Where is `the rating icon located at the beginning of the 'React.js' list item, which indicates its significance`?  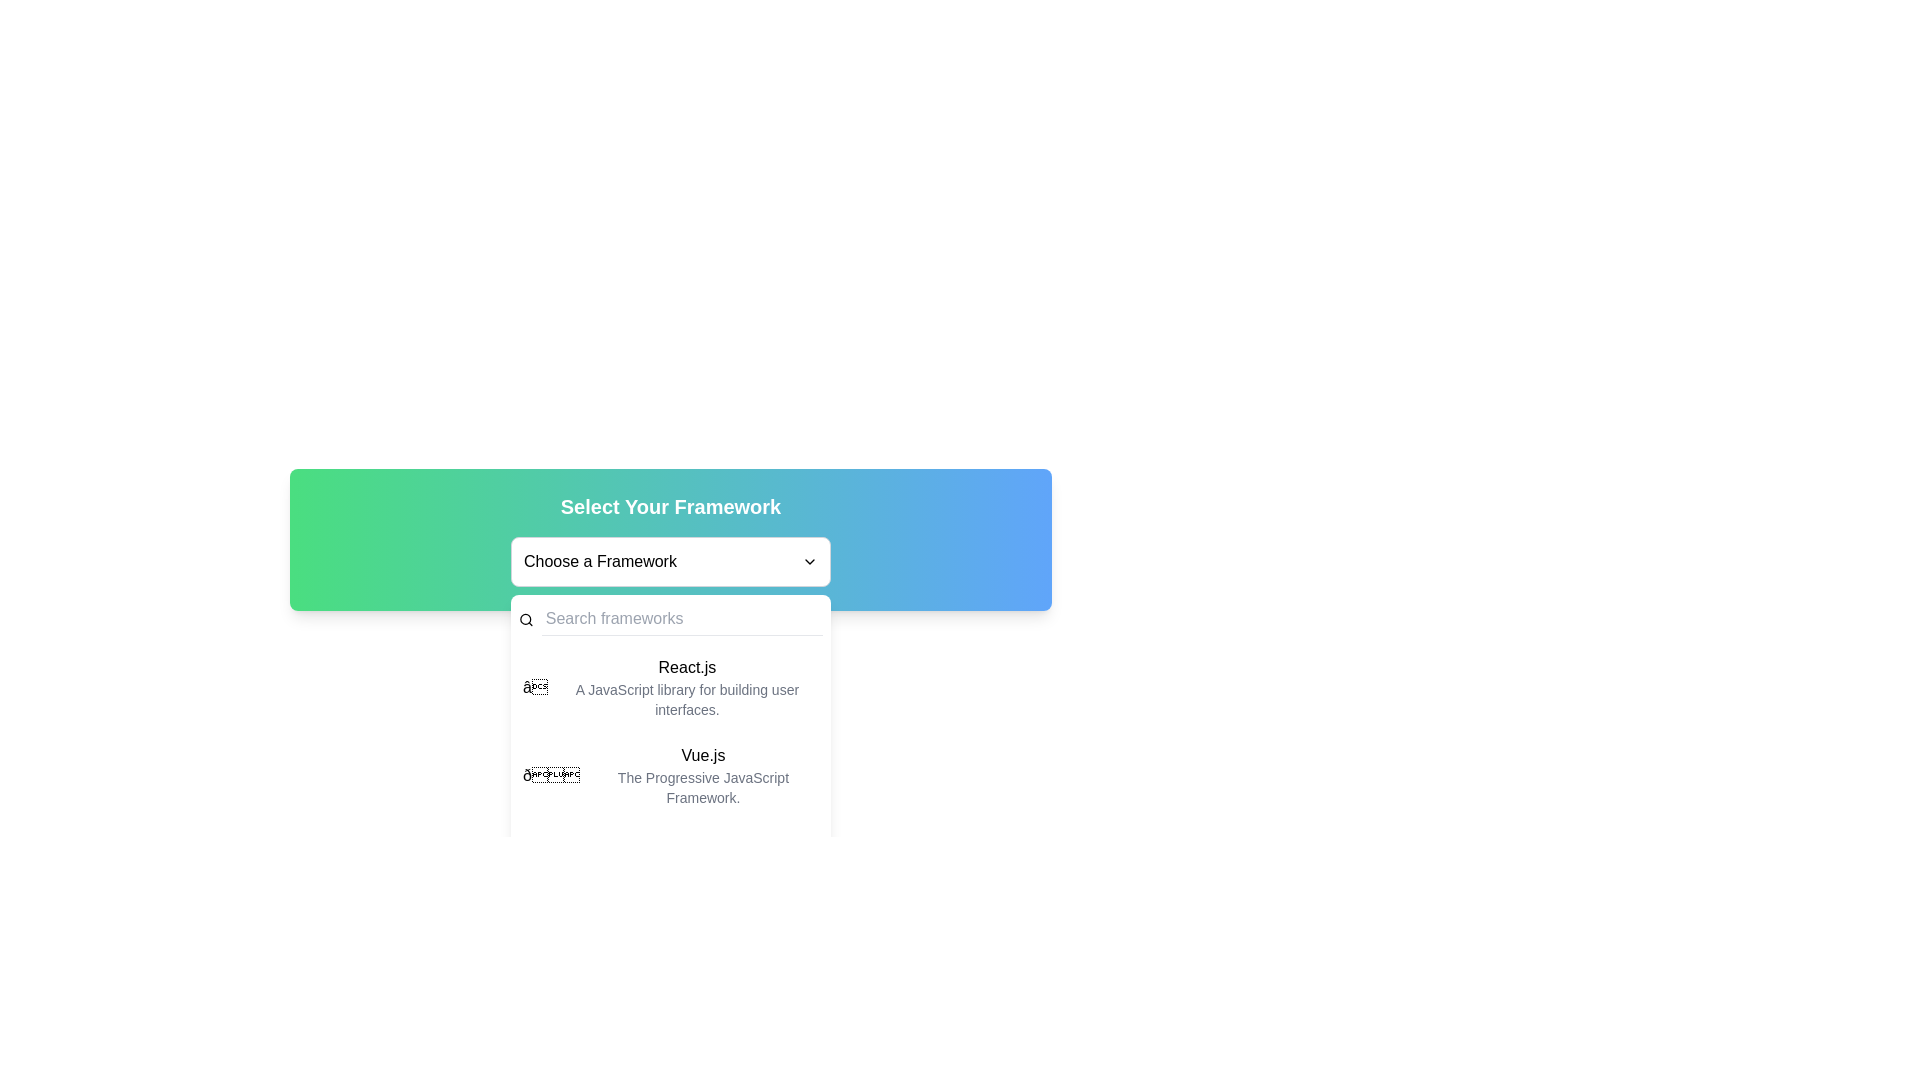
the rating icon located at the beginning of the 'React.js' list item, which indicates its significance is located at coordinates (535, 686).